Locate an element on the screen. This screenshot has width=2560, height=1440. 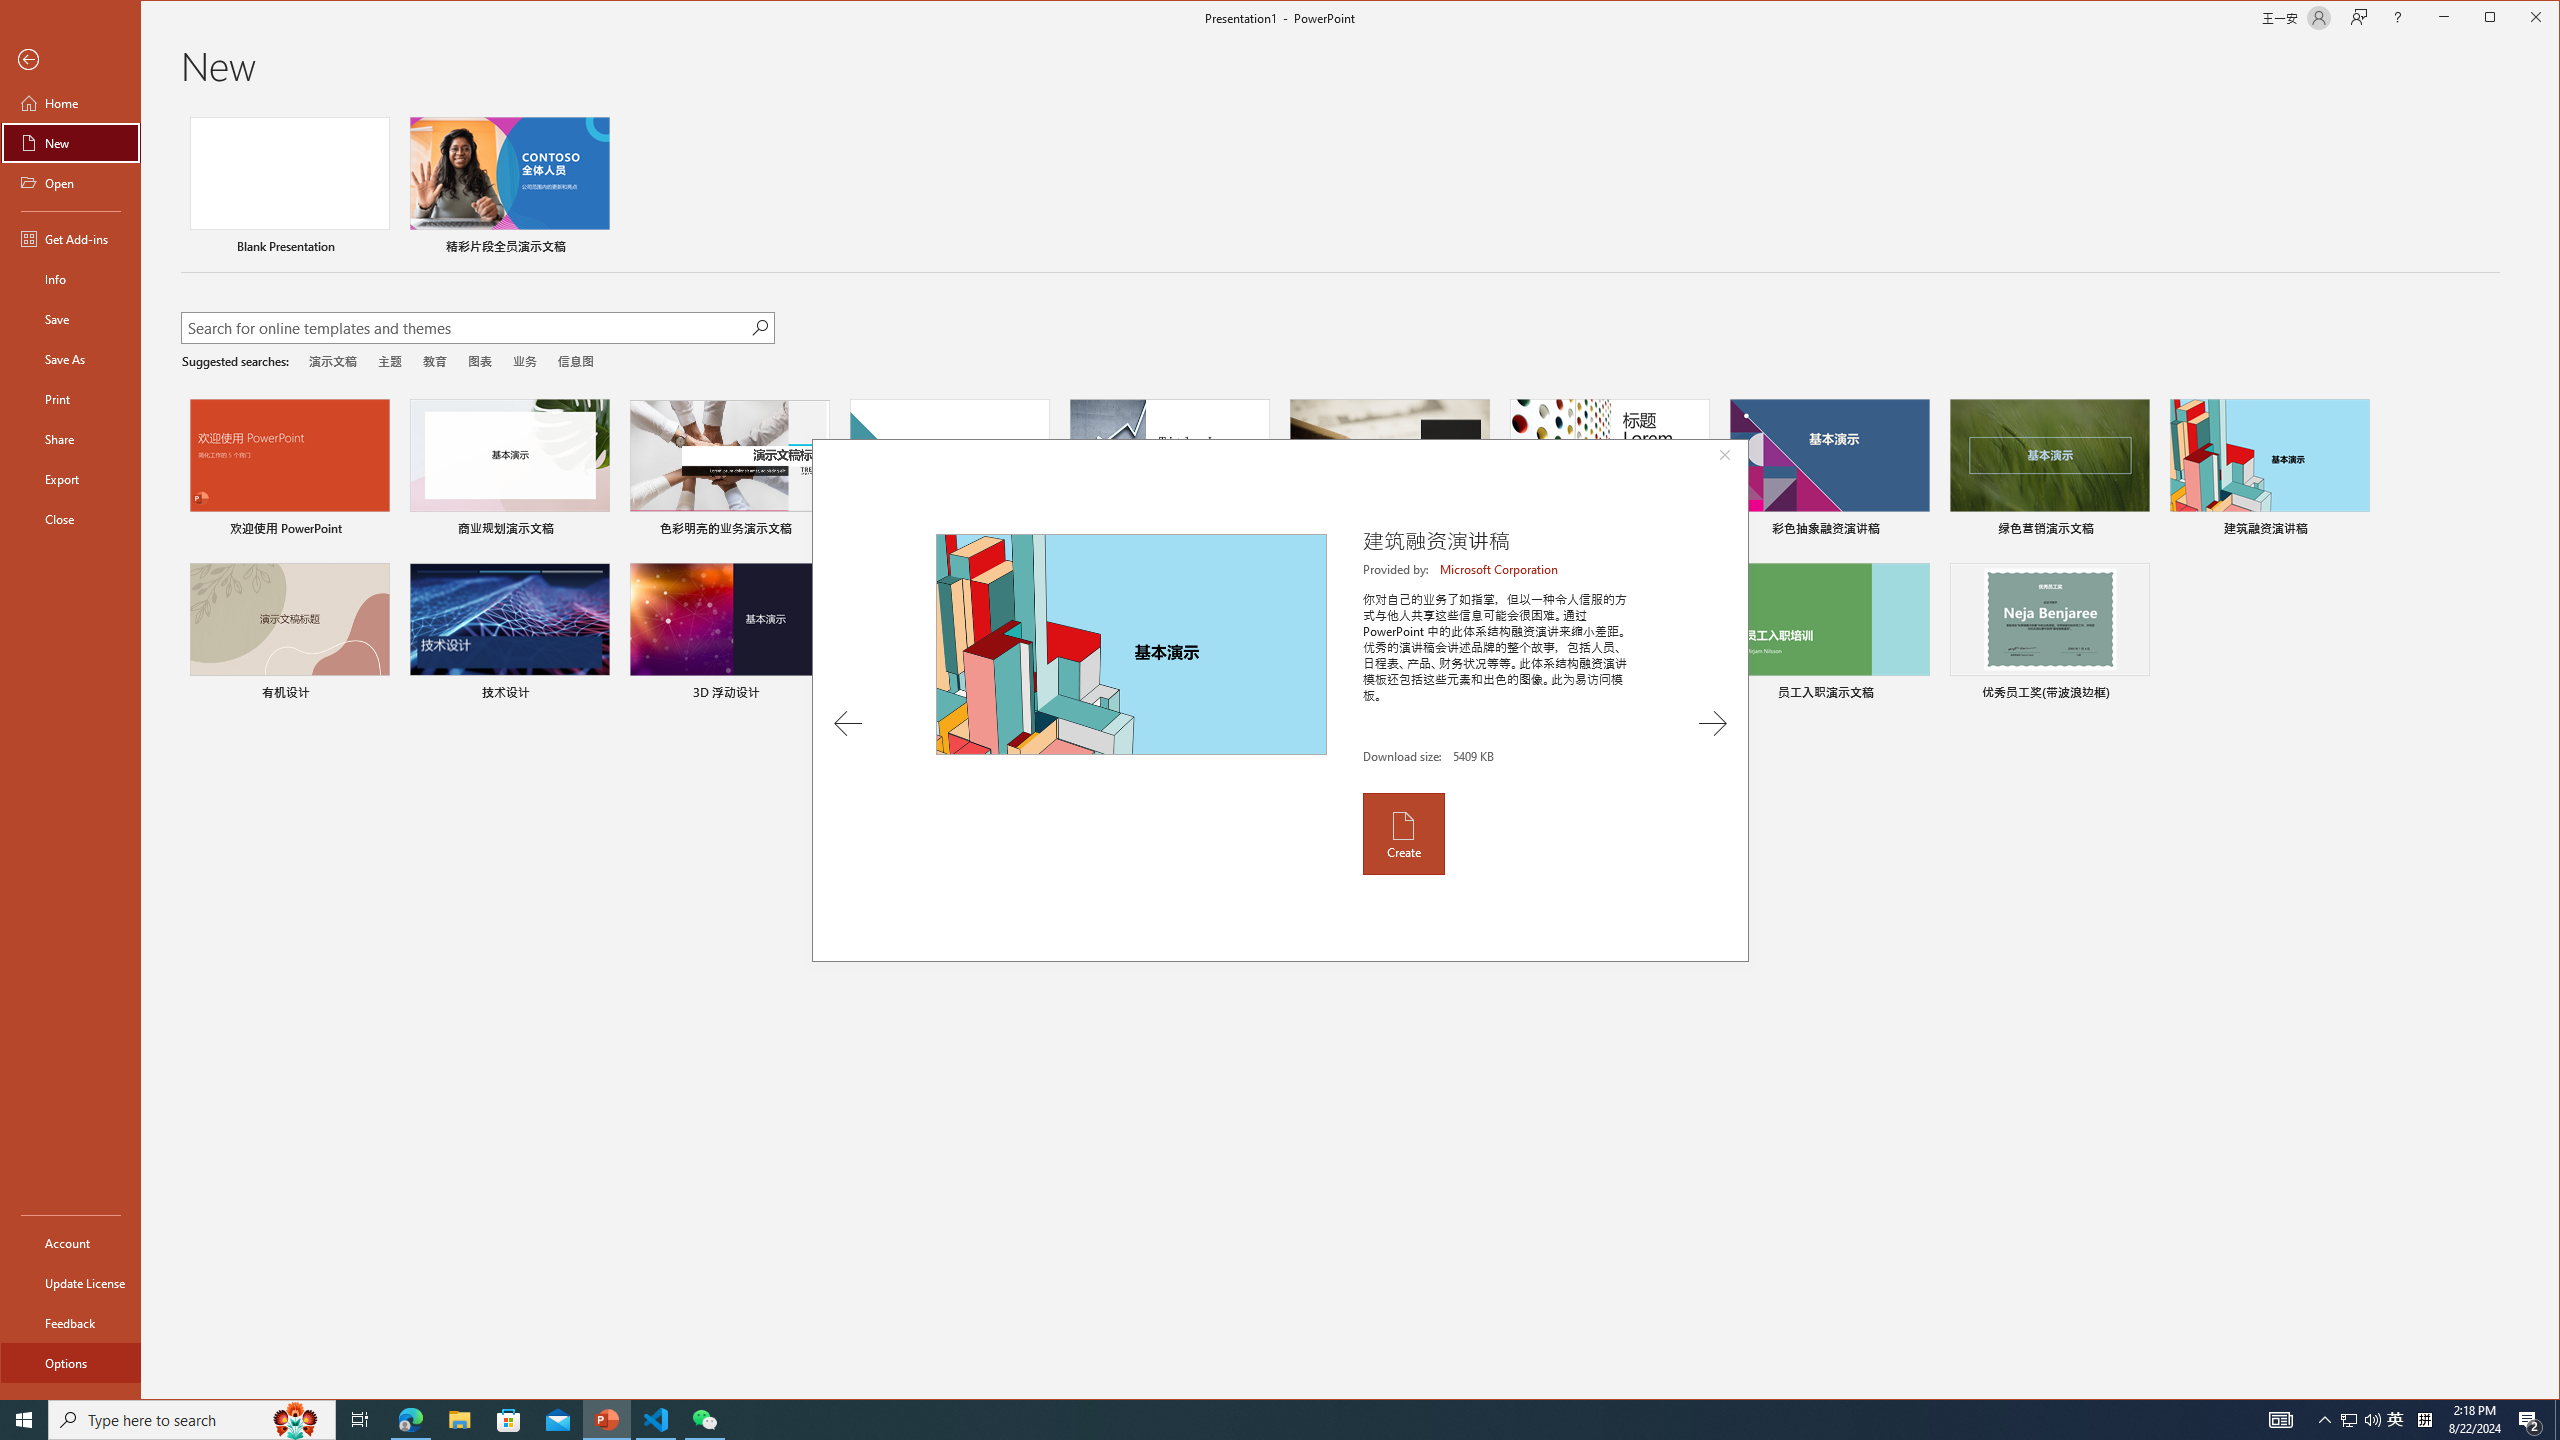
'New' is located at coordinates (69, 141).